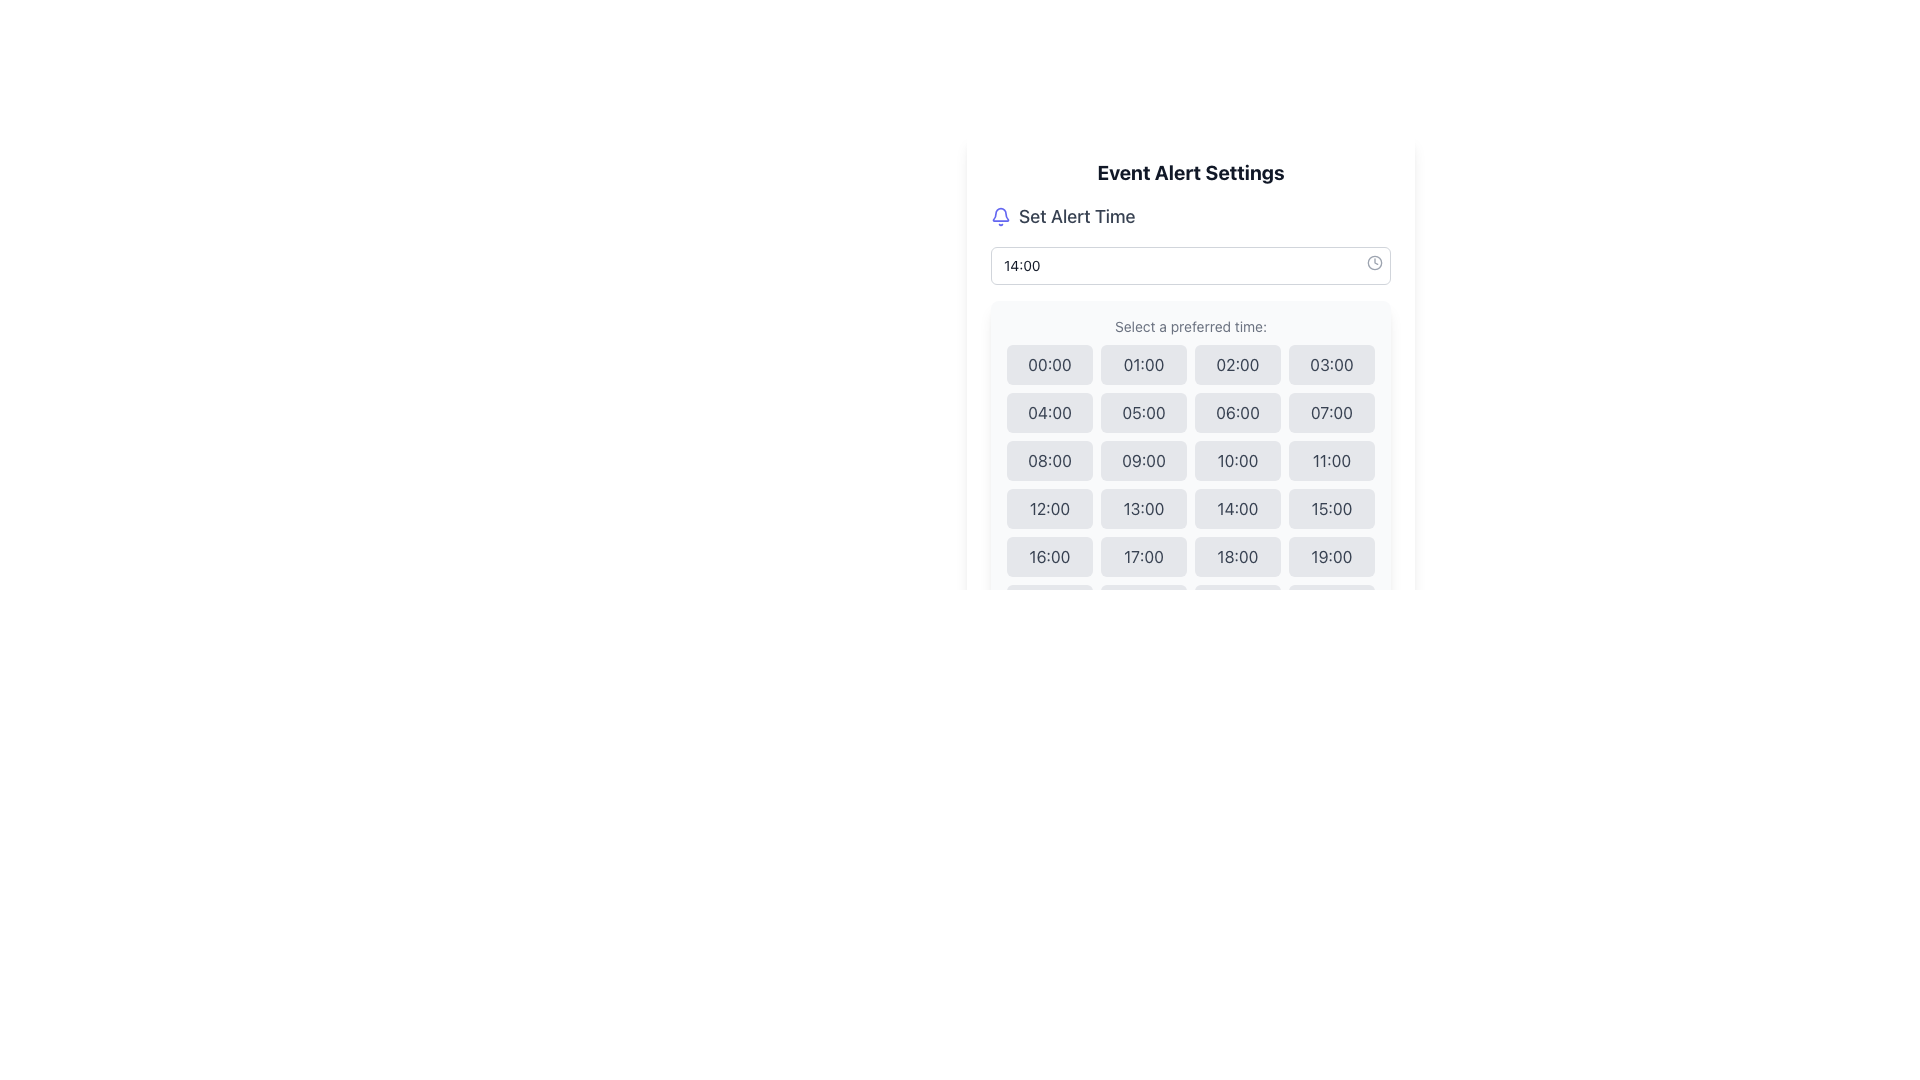 This screenshot has width=1920, height=1080. I want to click on the button labeled '06:00' in the time selection grid to set the alert time, so click(1237, 411).